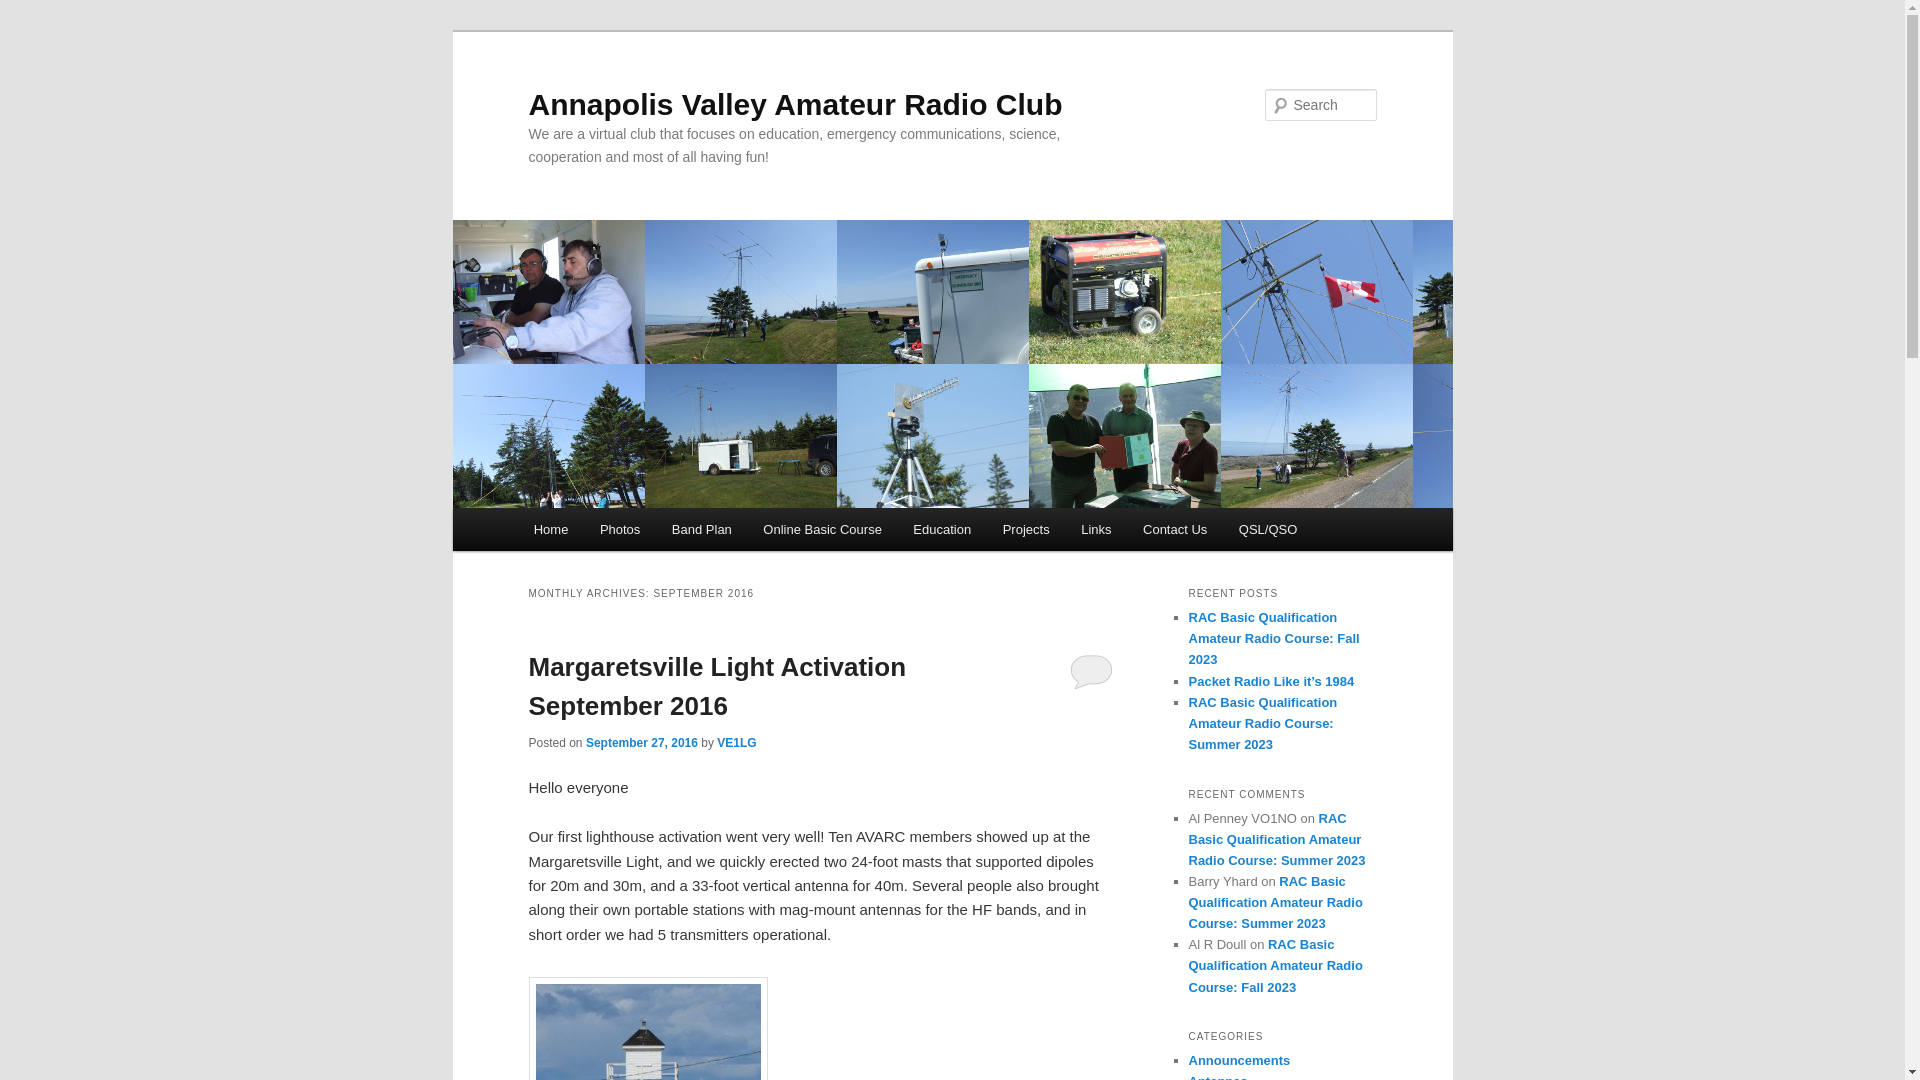  I want to click on 'Links', so click(1094, 528).